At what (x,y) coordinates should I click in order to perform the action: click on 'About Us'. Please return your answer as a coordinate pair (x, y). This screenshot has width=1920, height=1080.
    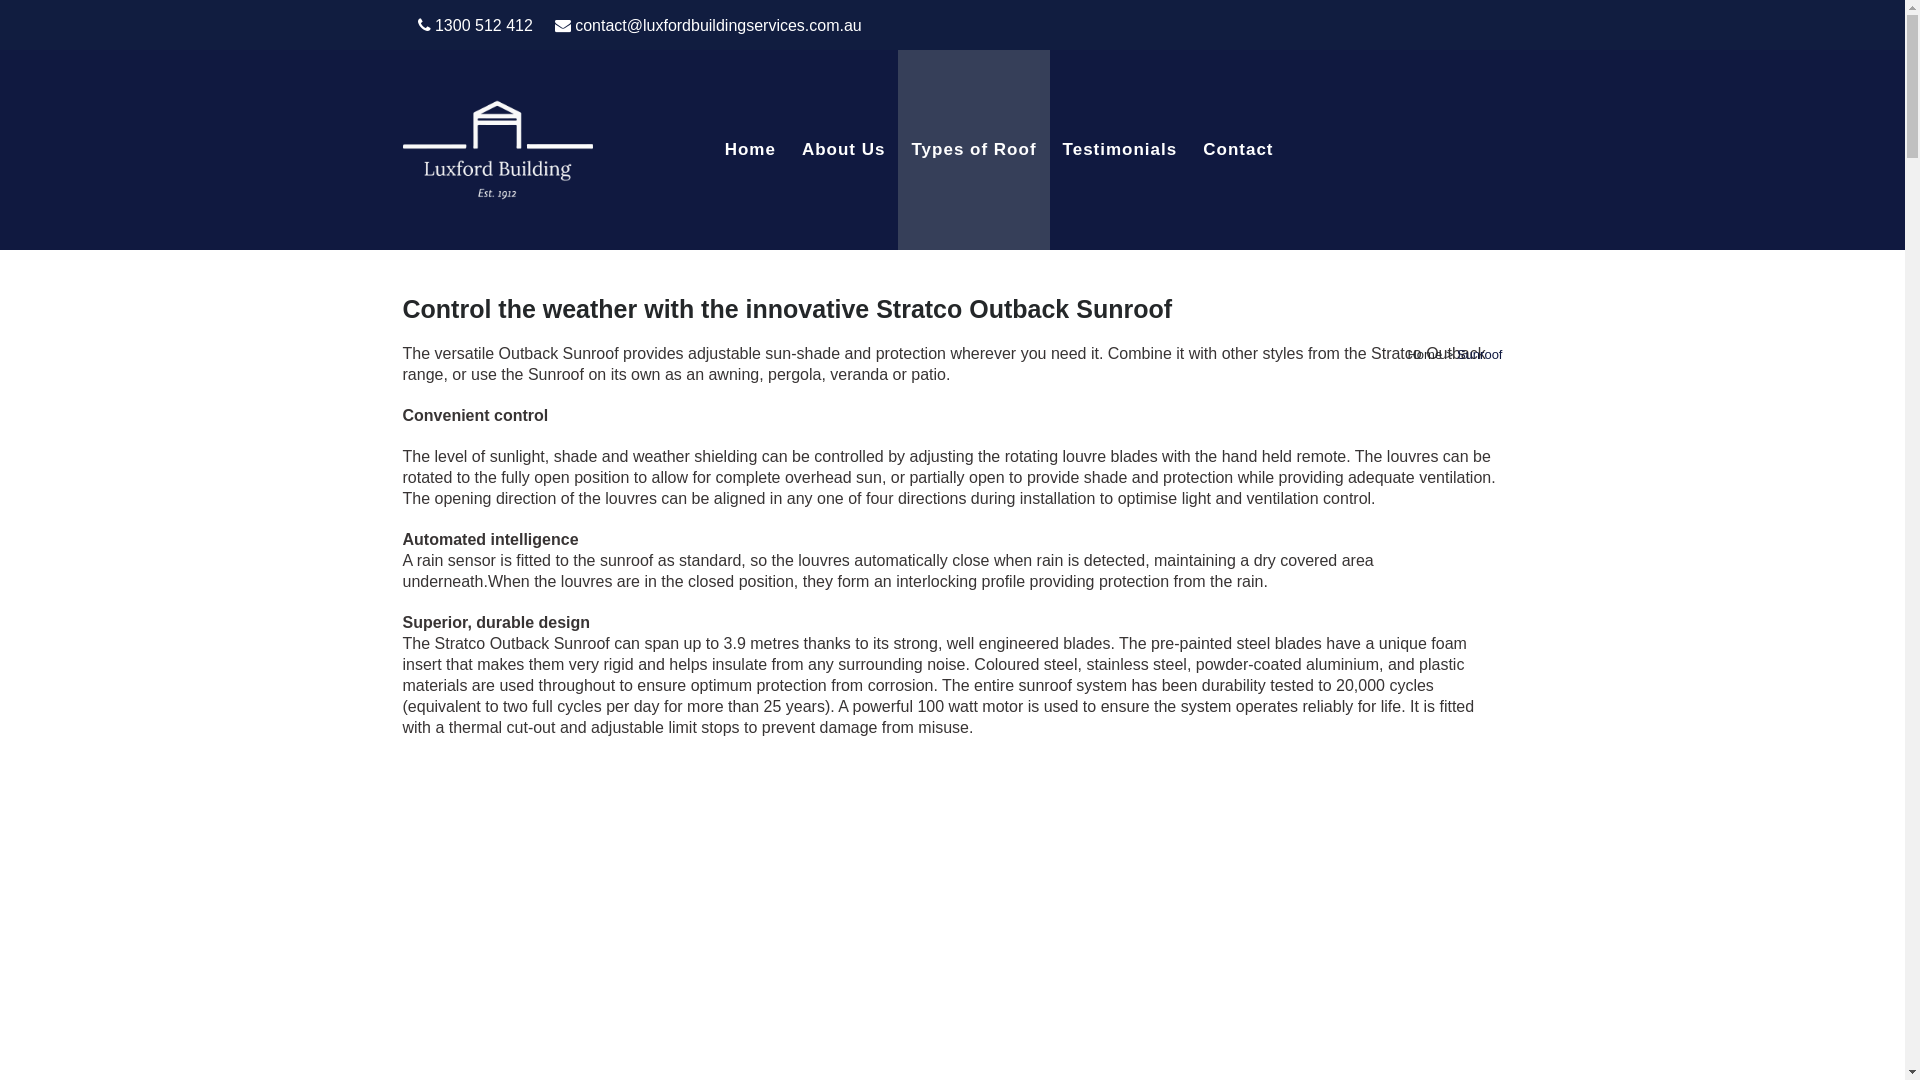
    Looking at the image, I should click on (787, 149).